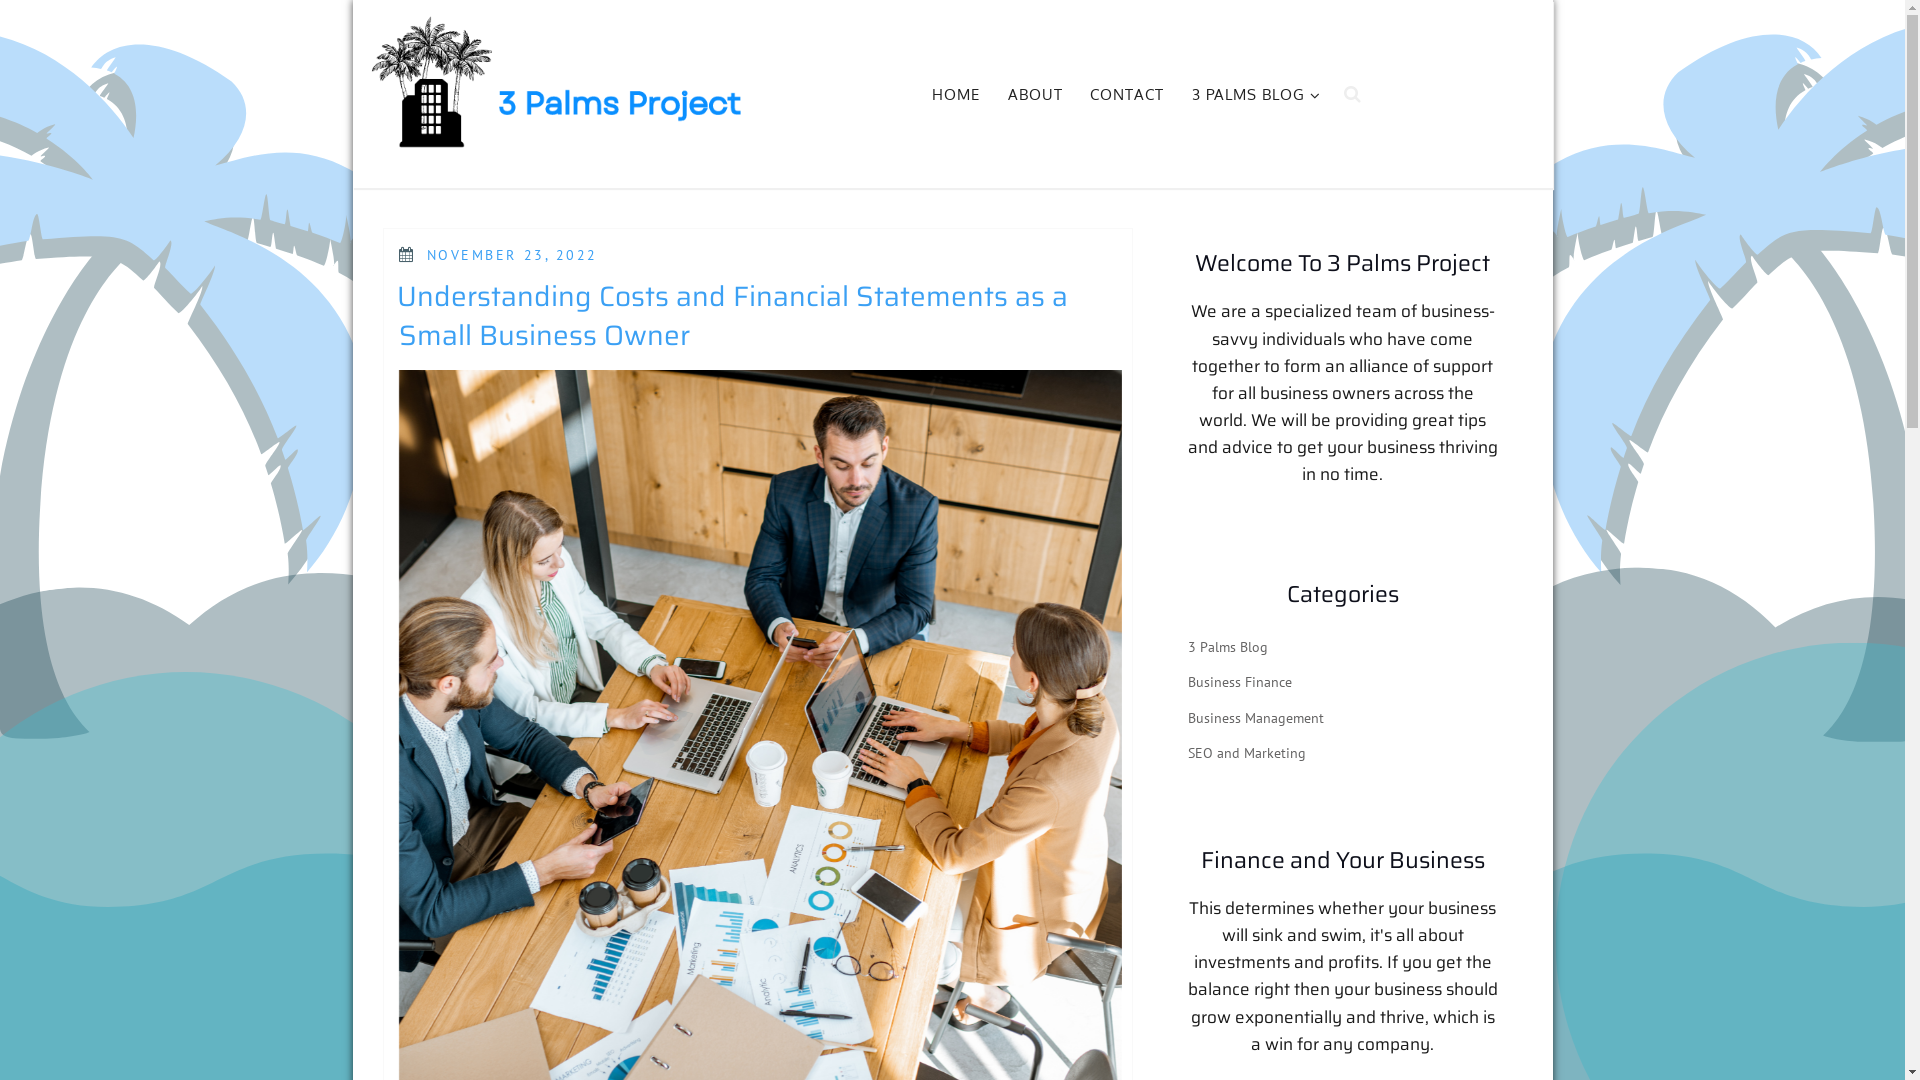 Image resolution: width=1920 pixels, height=1080 pixels. What do you see at coordinates (512, 253) in the screenshot?
I see `'NOVEMBER 23, 2022'` at bounding box center [512, 253].